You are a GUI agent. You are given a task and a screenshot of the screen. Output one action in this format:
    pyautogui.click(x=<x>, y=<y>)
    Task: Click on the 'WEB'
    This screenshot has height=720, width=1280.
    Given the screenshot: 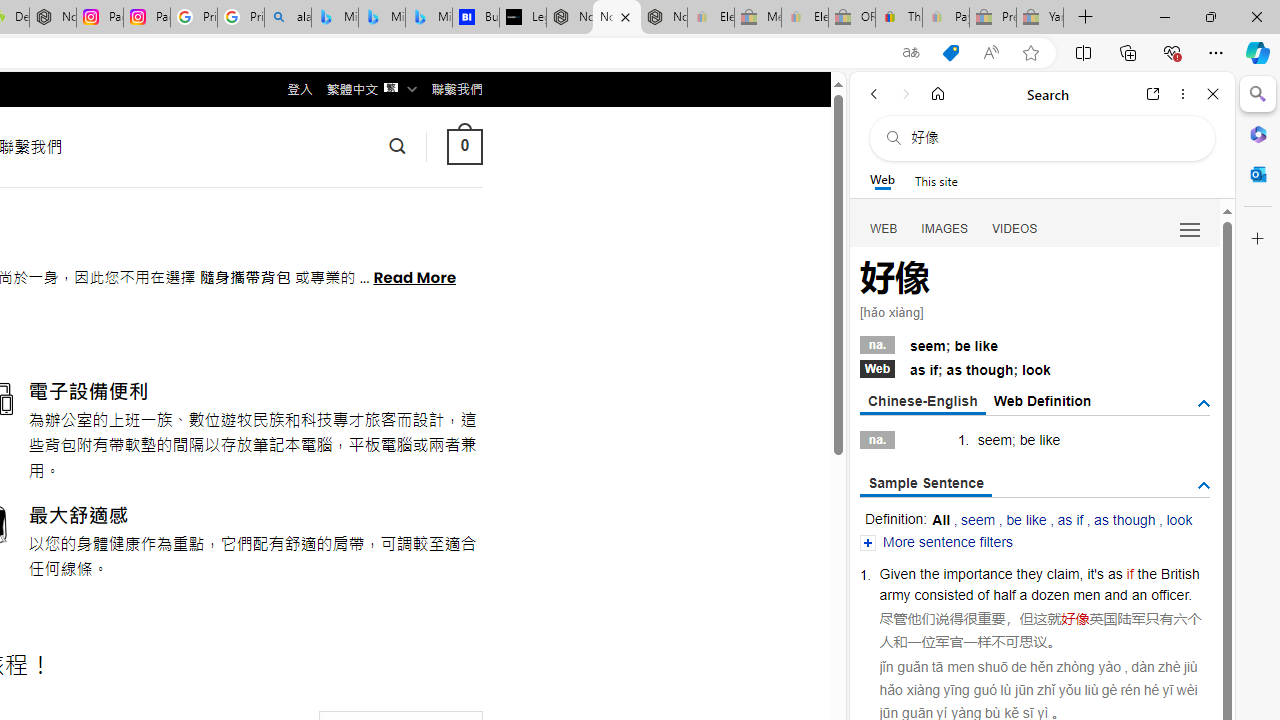 What is the action you would take?
    pyautogui.click(x=883, y=227)
    